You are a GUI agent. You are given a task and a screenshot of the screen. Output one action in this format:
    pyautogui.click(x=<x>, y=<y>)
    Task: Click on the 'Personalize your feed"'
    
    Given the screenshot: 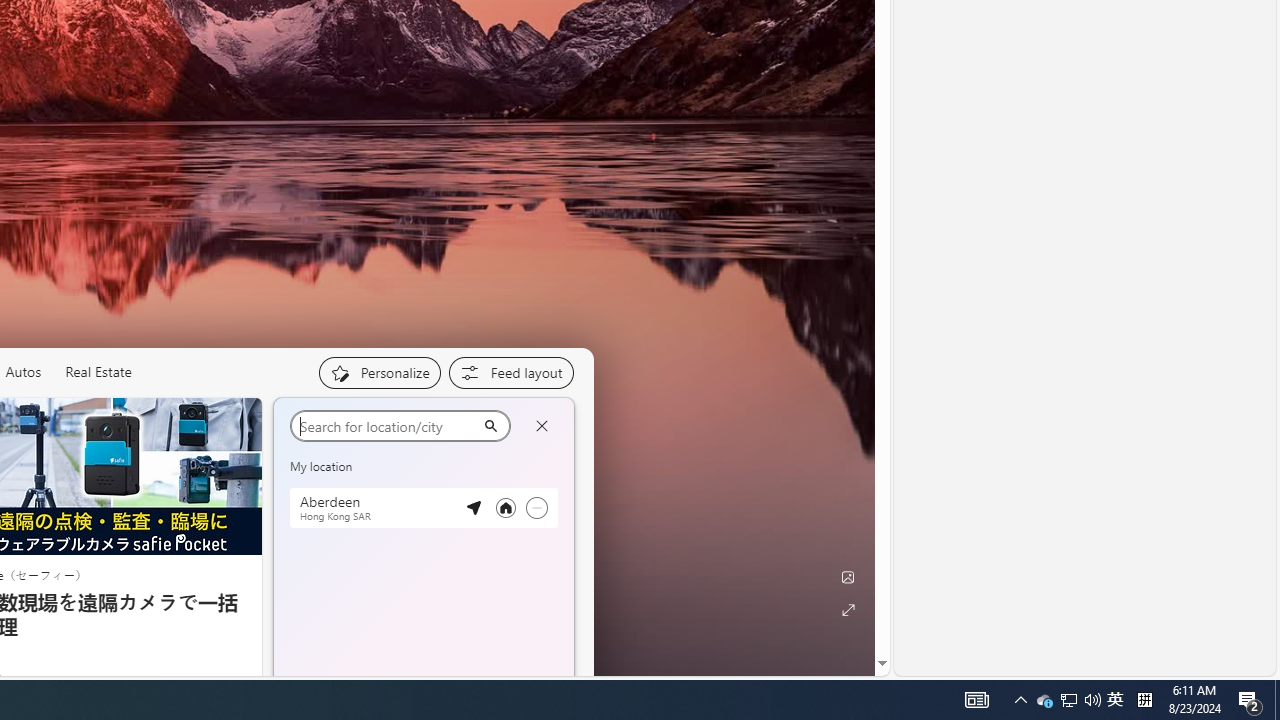 What is the action you would take?
    pyautogui.click(x=379, y=372)
    